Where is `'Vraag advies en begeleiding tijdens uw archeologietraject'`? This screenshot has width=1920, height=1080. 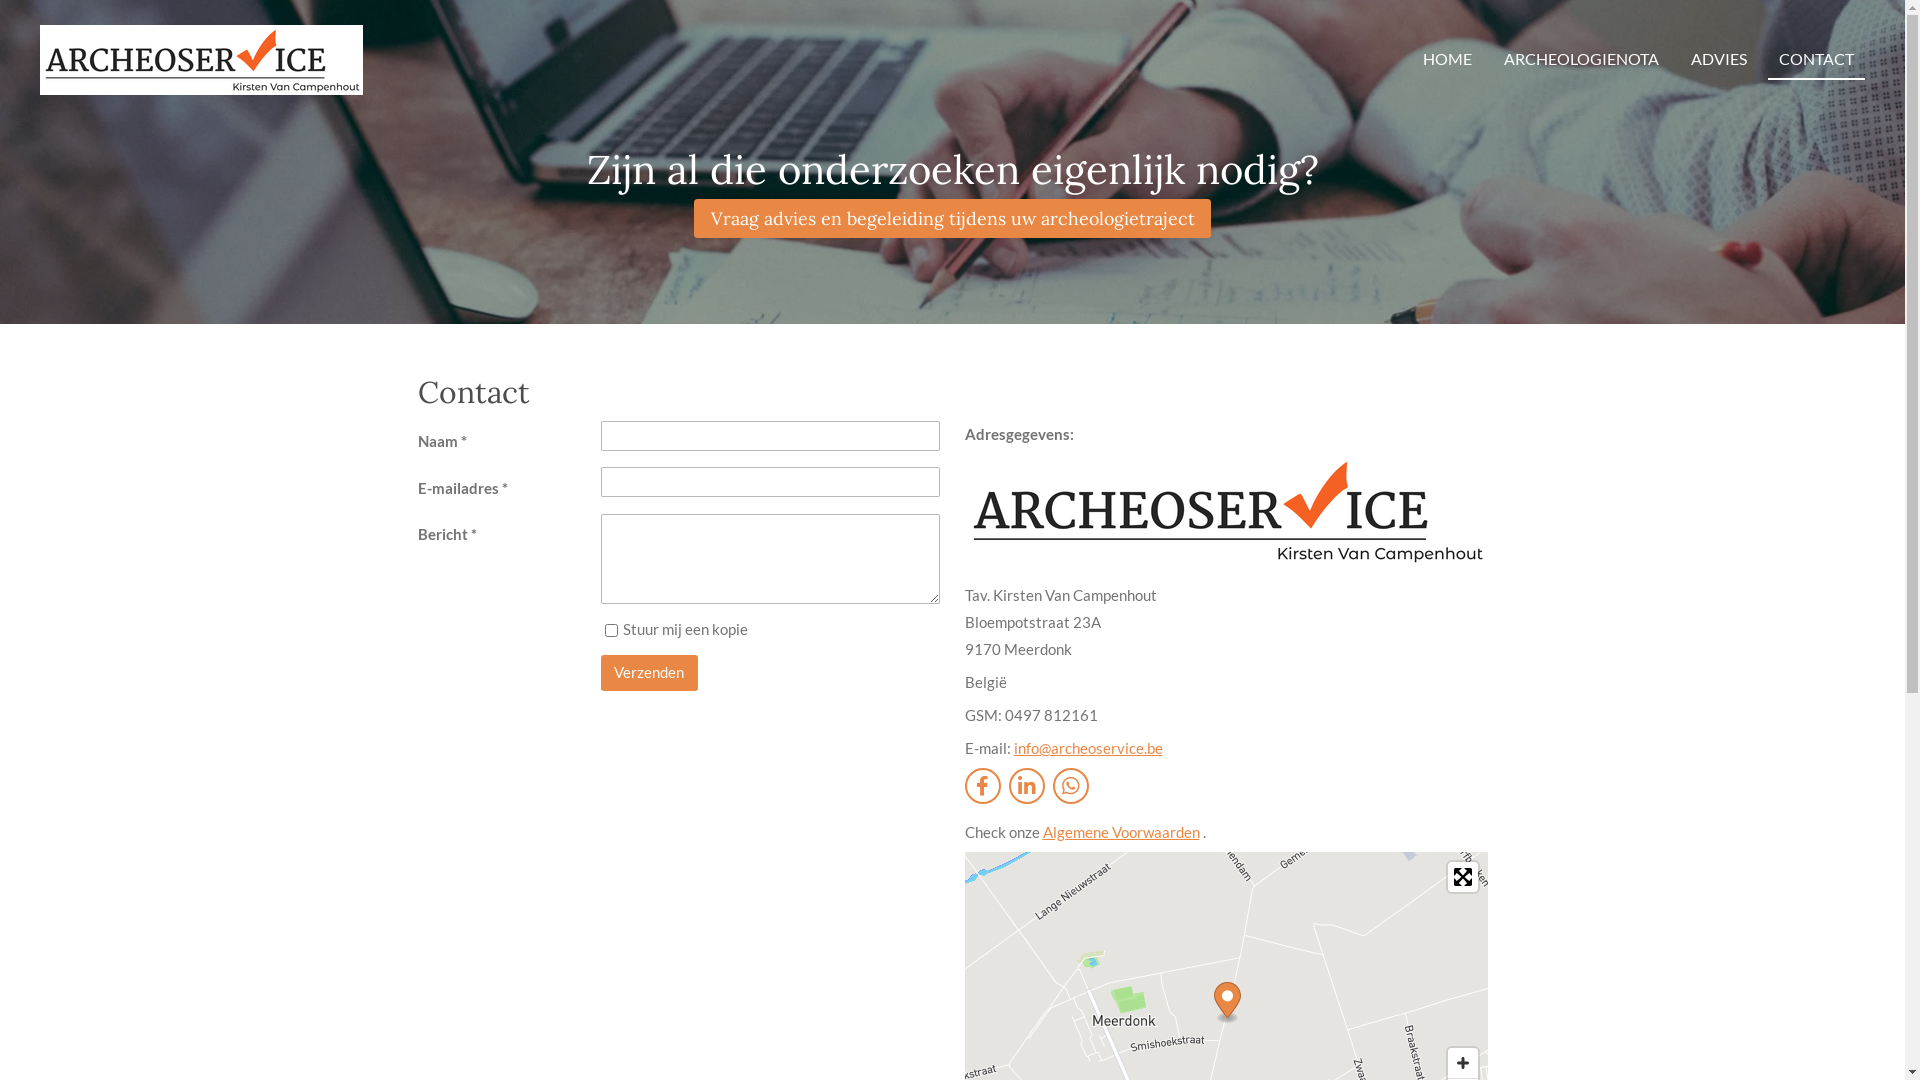 'Vraag advies en begeleiding tijdens uw archeologietraject' is located at coordinates (950, 218).